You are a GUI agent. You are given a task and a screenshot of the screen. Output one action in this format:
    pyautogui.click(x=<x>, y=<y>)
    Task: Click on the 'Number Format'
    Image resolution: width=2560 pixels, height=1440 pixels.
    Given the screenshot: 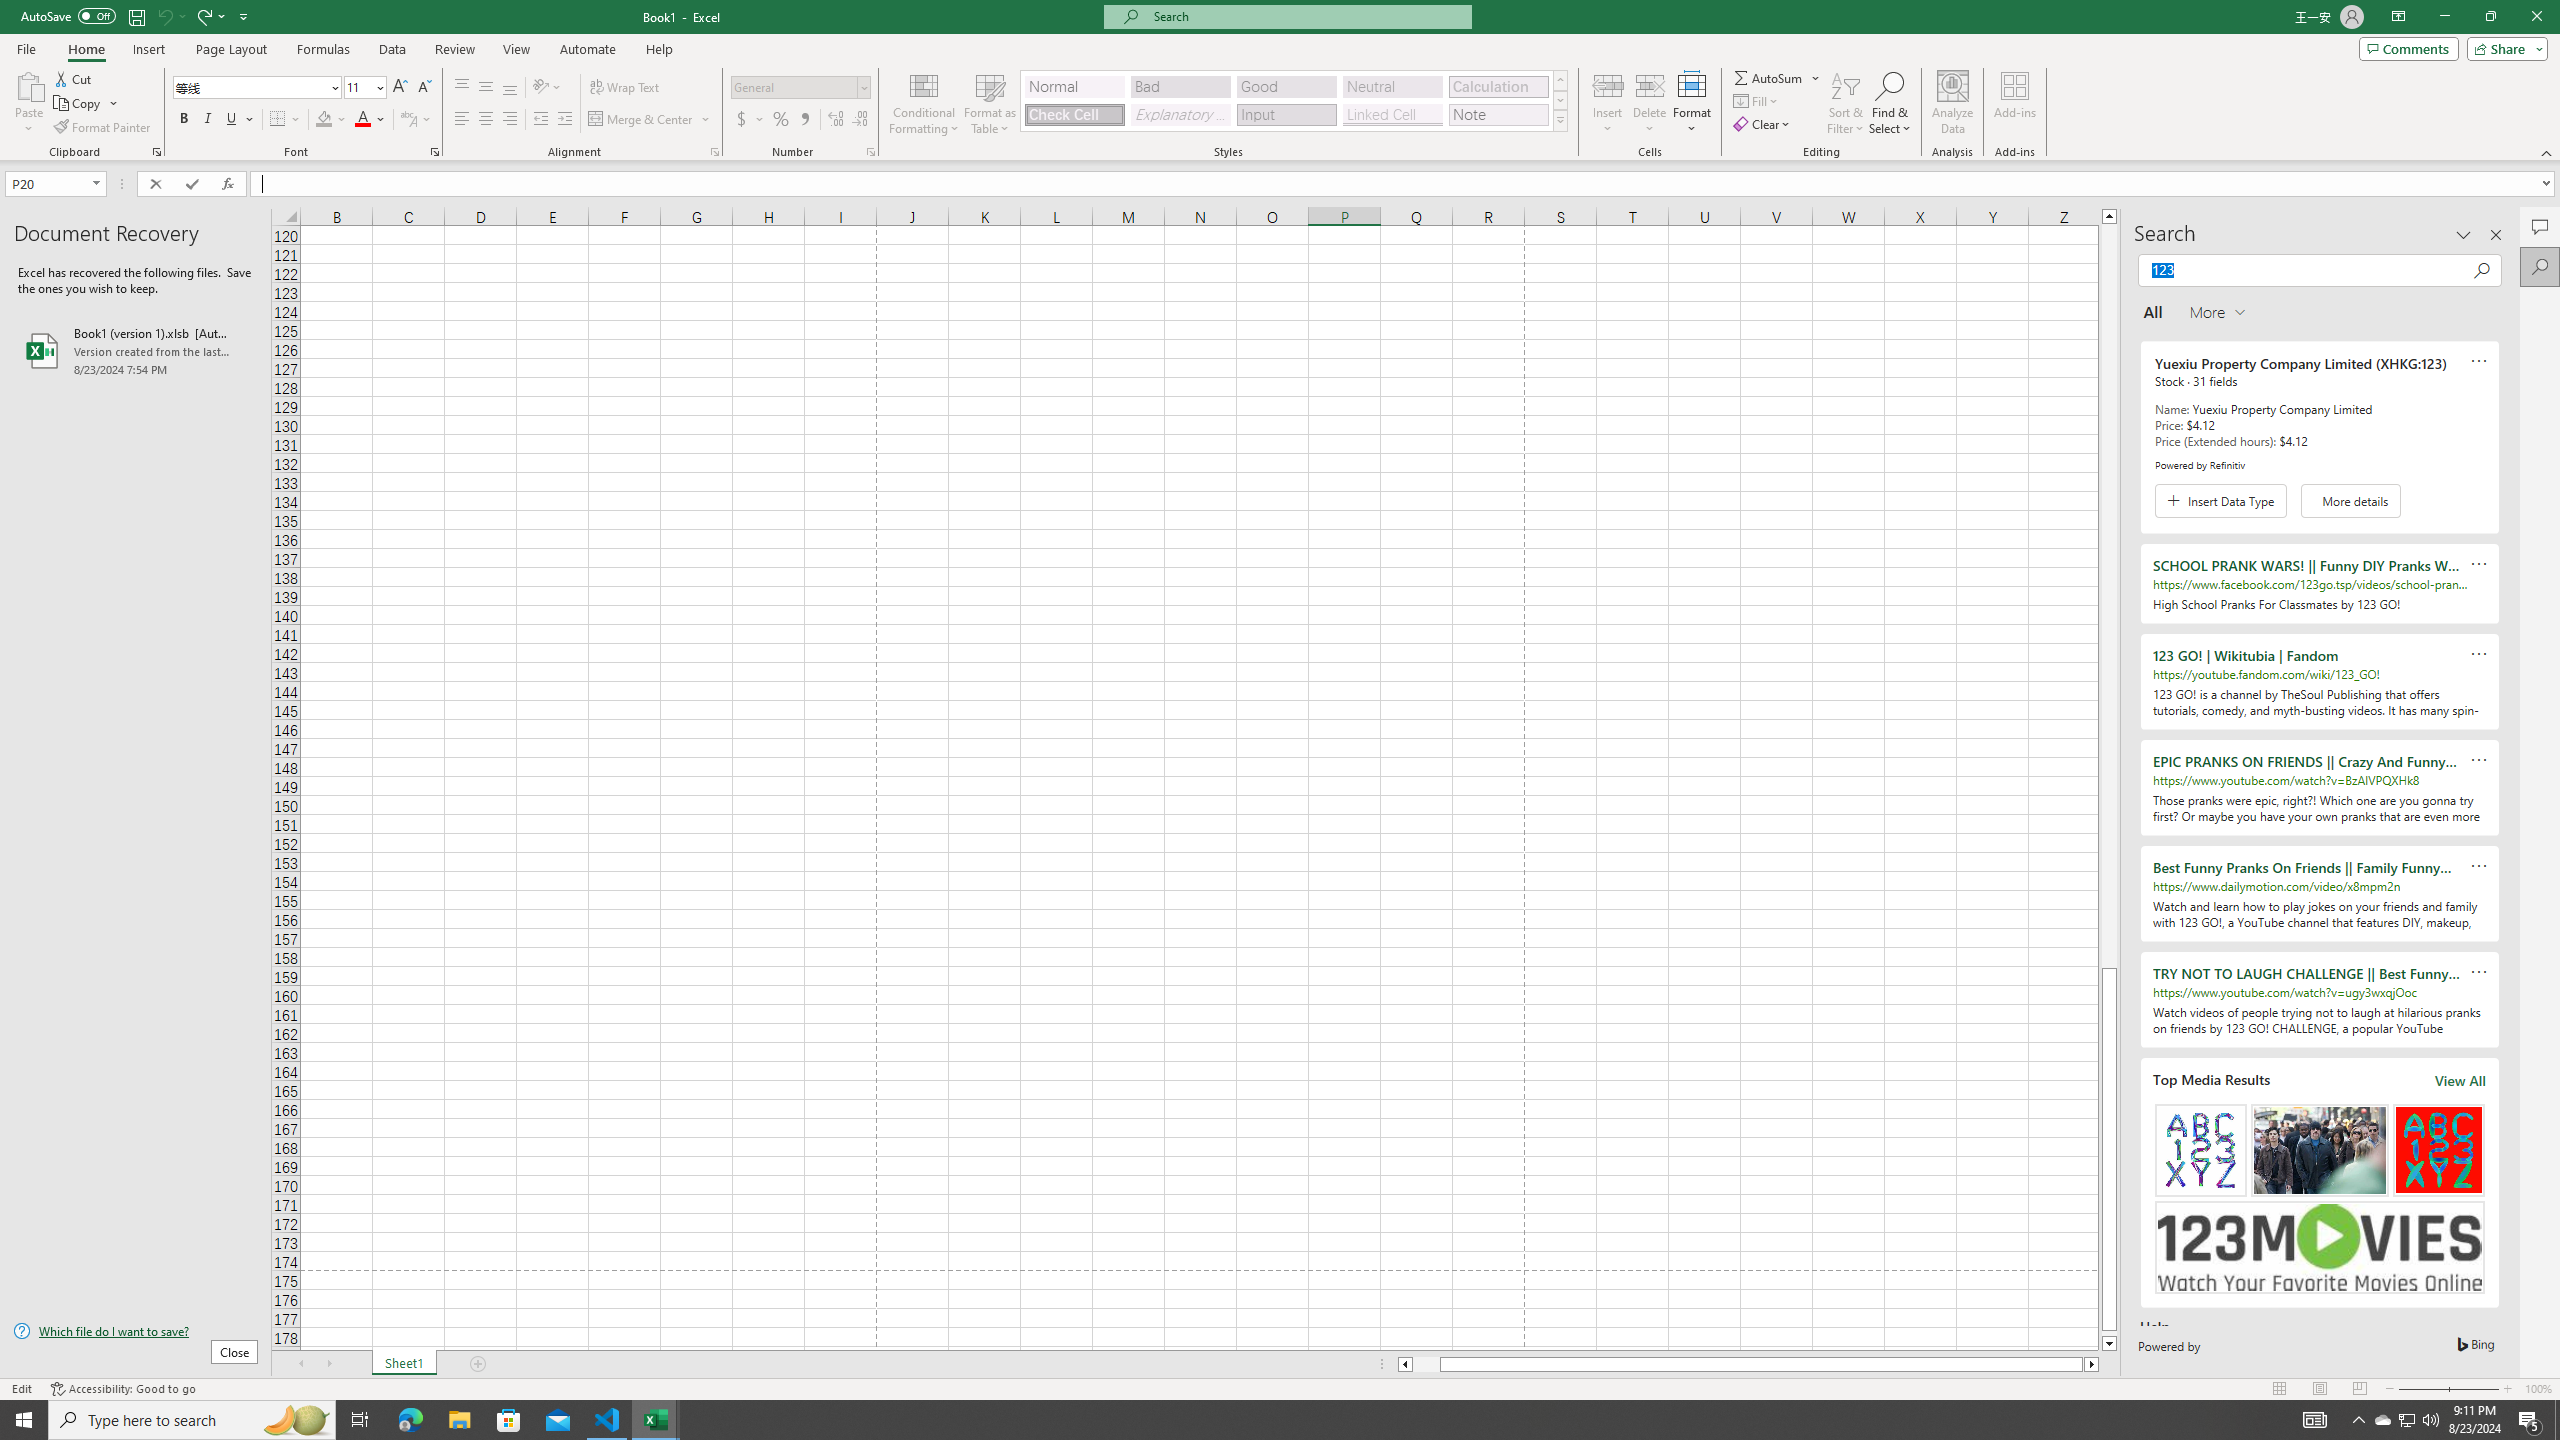 What is the action you would take?
    pyautogui.click(x=800, y=87)
    